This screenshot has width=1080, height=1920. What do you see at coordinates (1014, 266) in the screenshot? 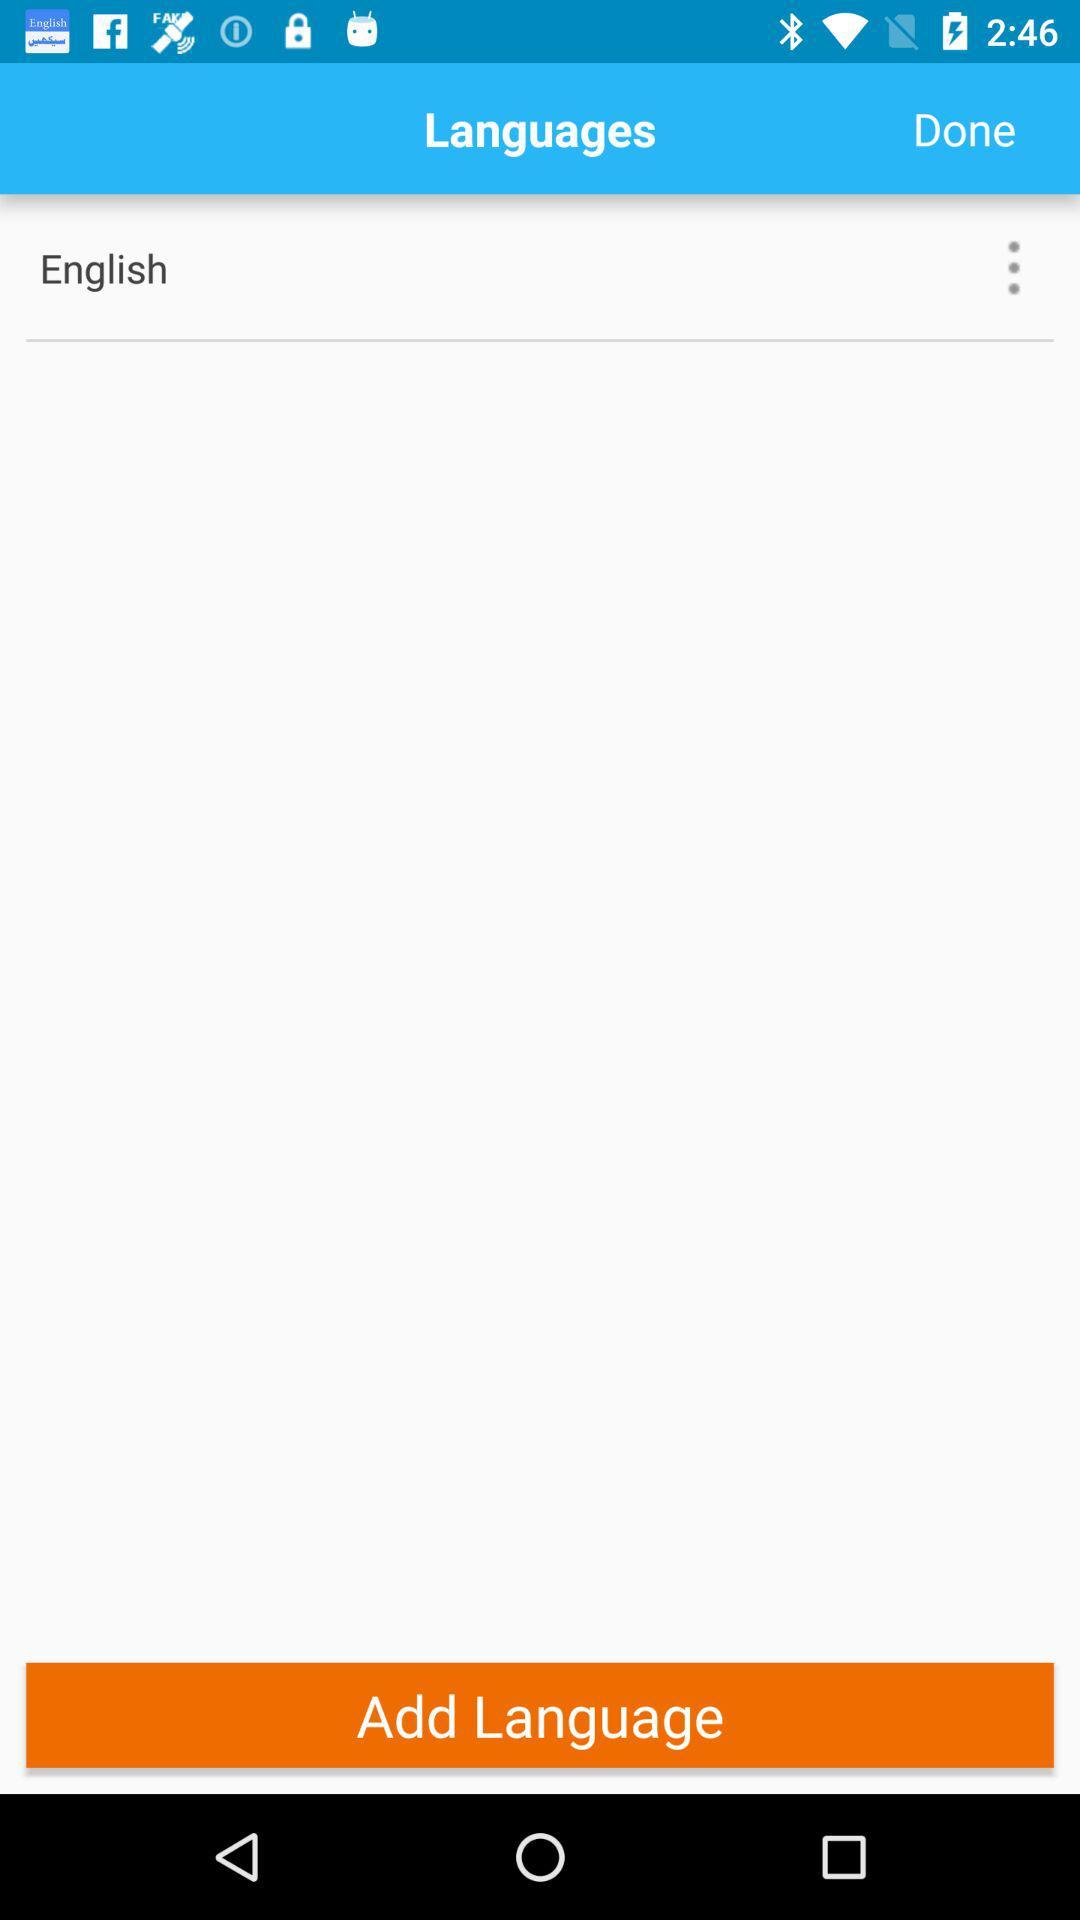
I see `more information` at bounding box center [1014, 266].